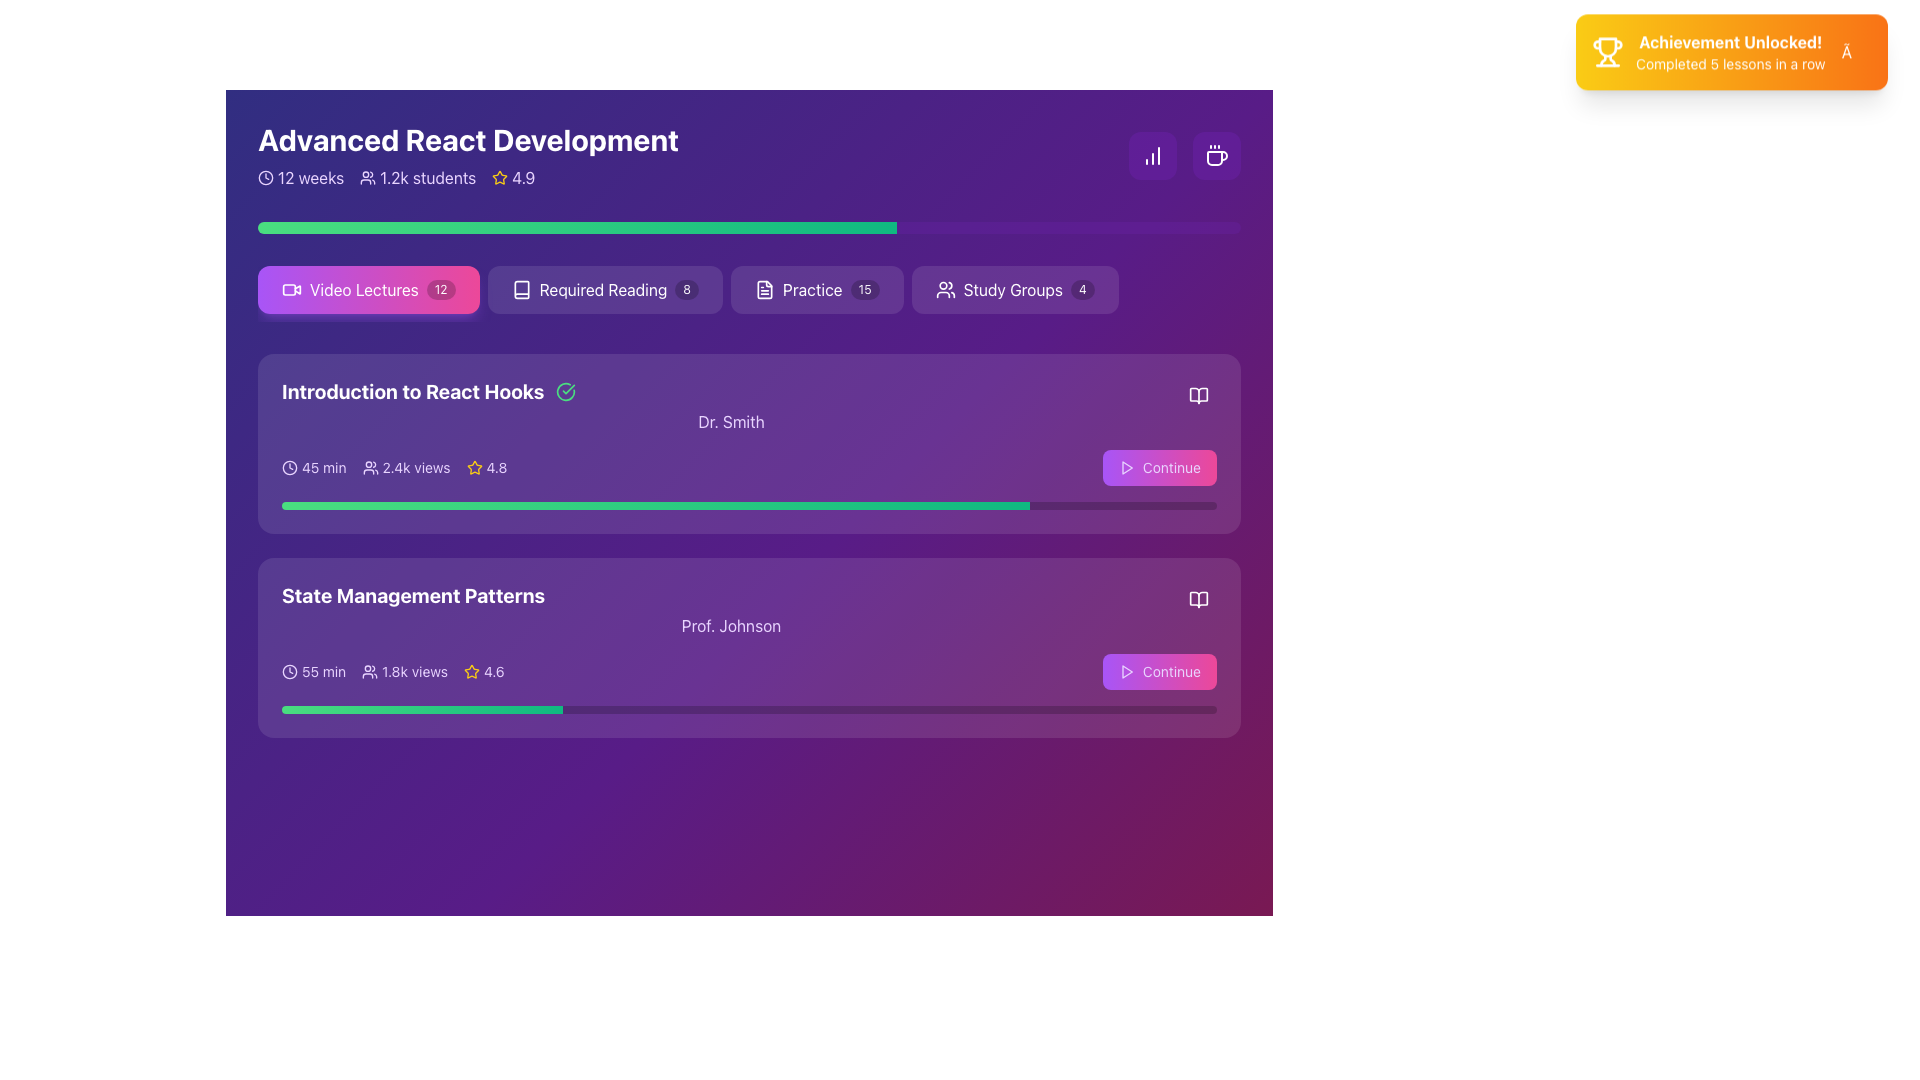  I want to click on the Icon Button located in the top-right corner of the main application interface, which indicates breaks or leisure activities, so click(1216, 154).